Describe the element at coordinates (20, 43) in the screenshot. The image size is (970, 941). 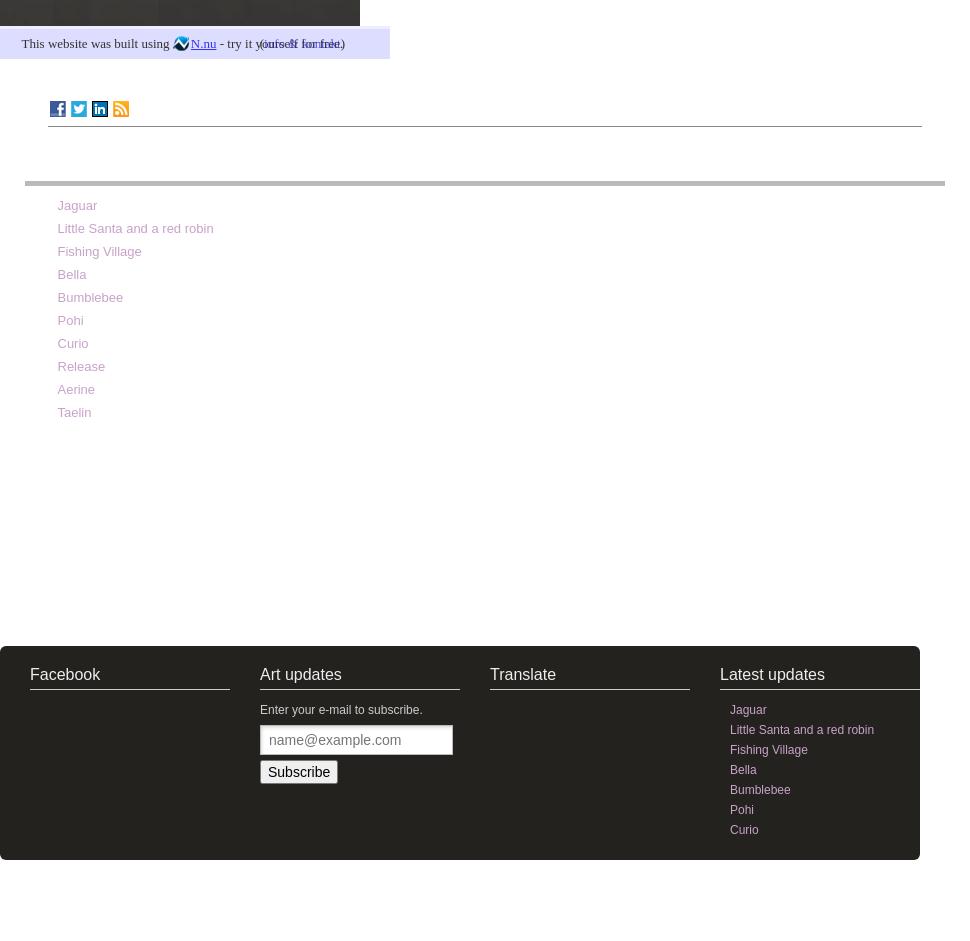
I see `'This website was built using'` at that location.